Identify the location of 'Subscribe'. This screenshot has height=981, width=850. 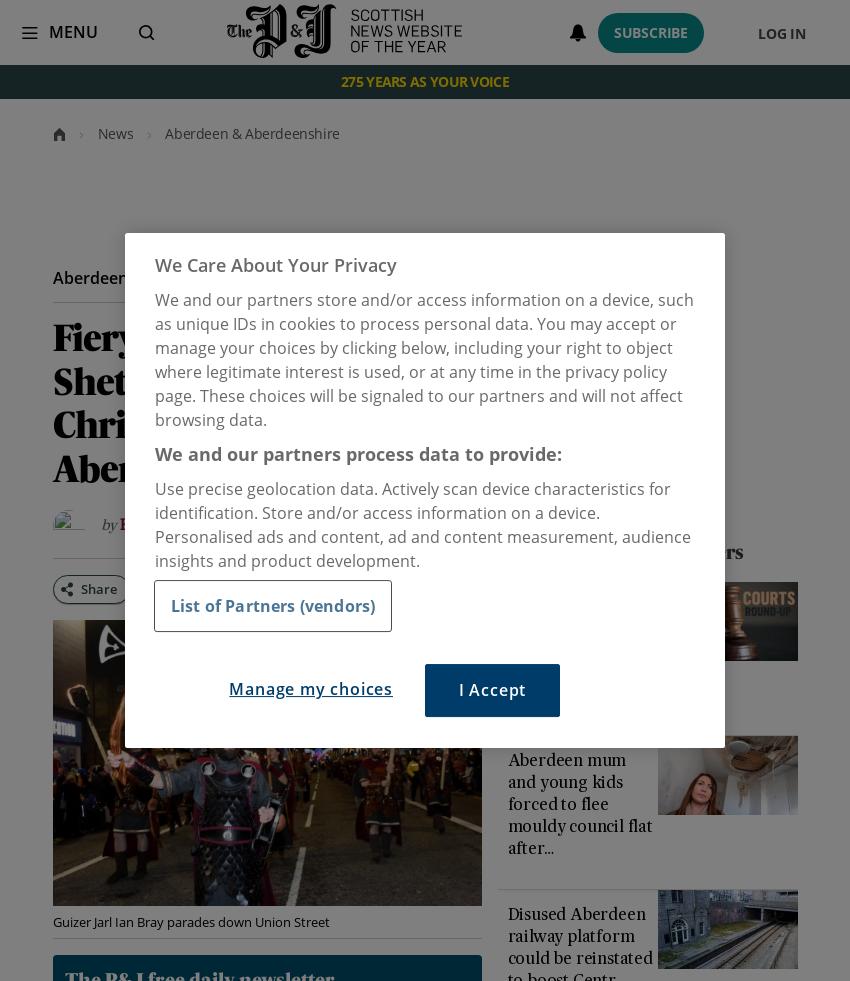
(650, 30).